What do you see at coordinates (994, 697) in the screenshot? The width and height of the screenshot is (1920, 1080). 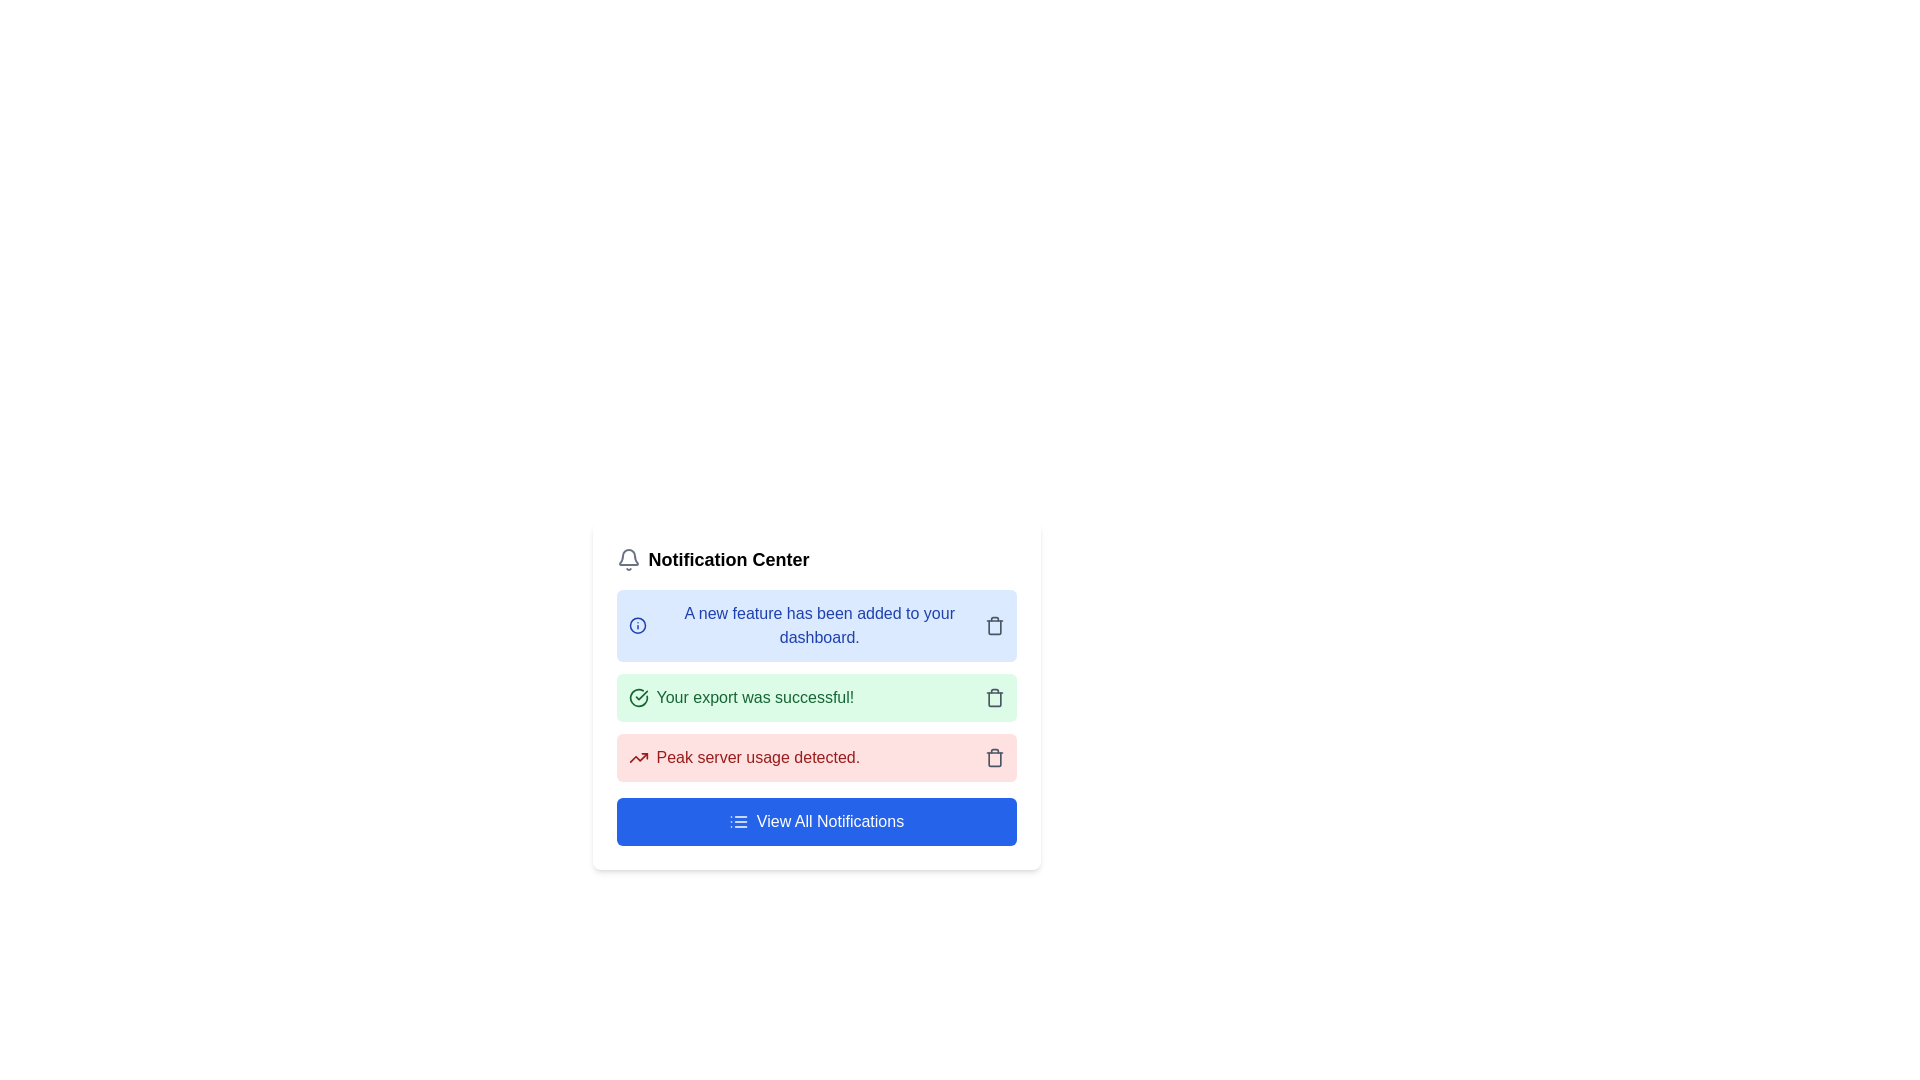 I see `the delete icon button located in the top-right corner of the second notification card with a green background, which contains the message 'Your export was successful!'` at bounding box center [994, 697].